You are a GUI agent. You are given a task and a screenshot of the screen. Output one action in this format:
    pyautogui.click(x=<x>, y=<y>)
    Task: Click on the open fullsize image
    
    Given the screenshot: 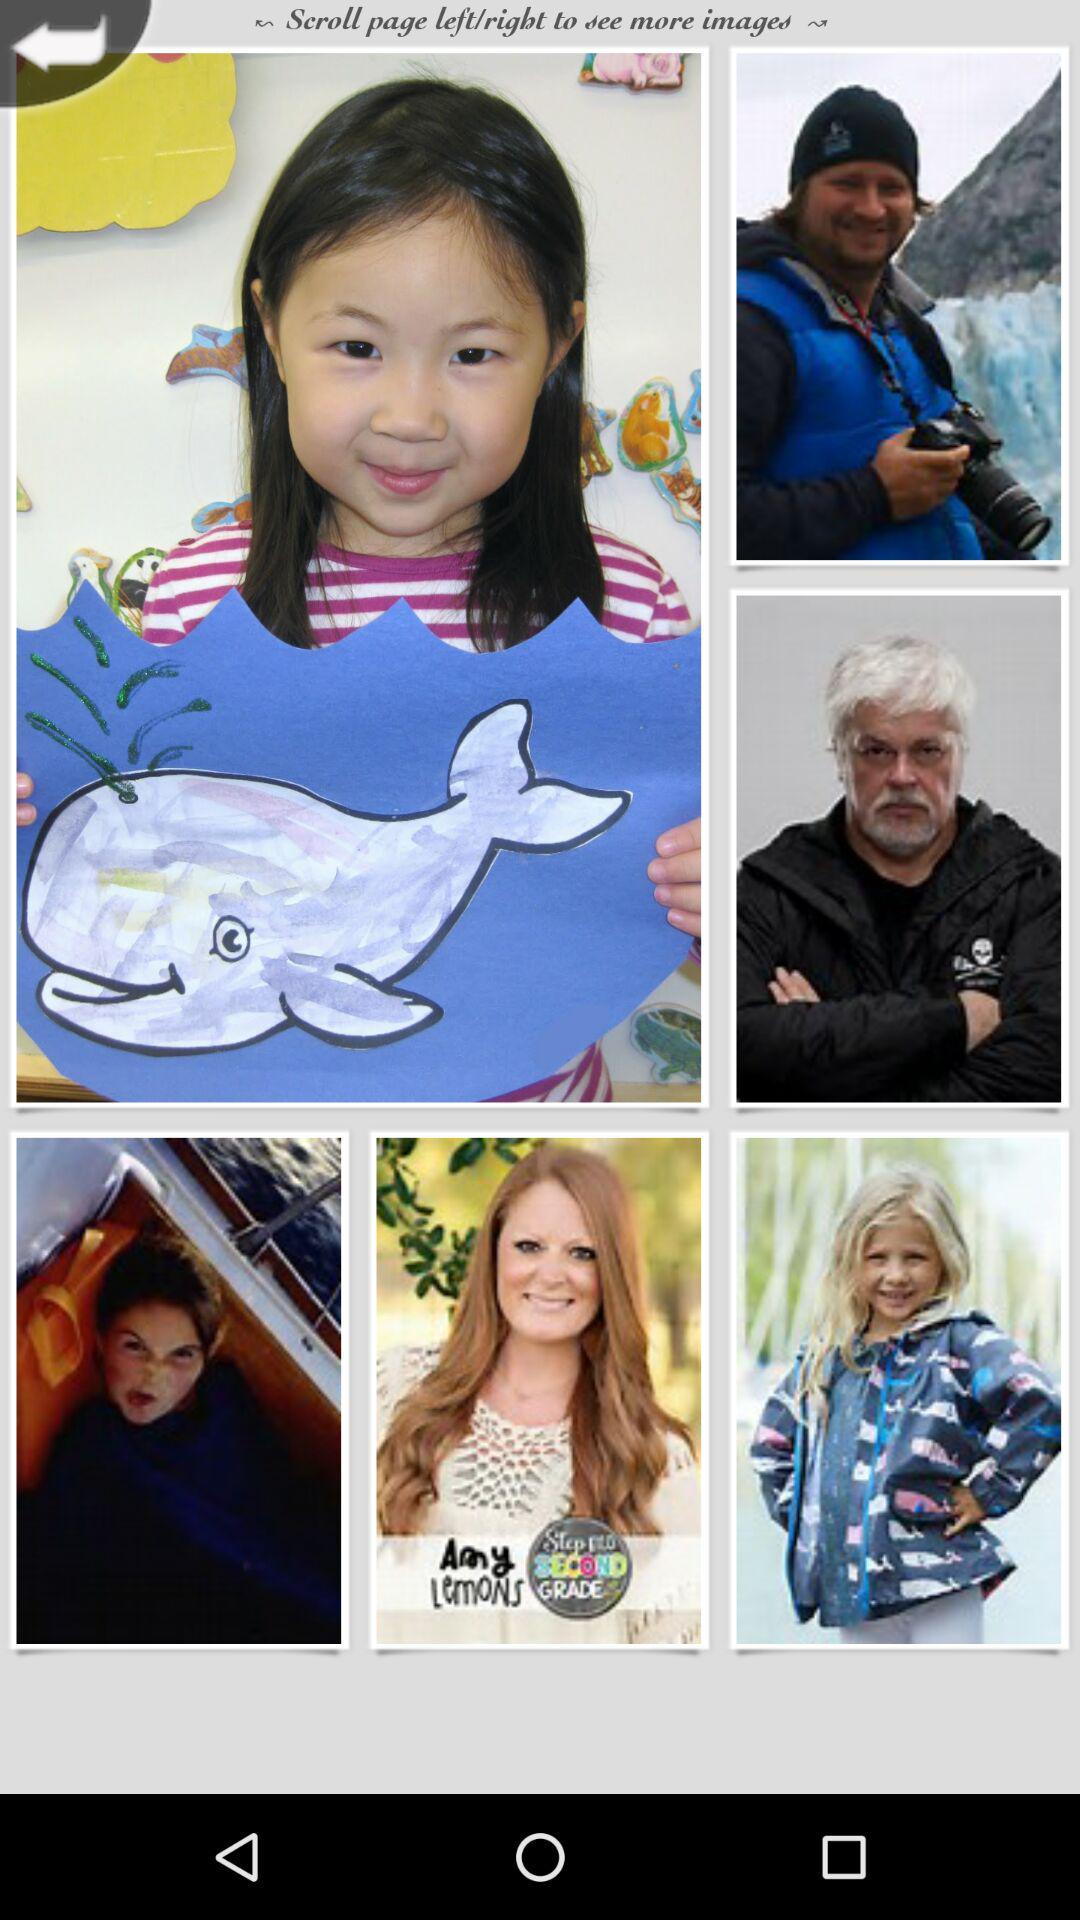 What is the action you would take?
    pyautogui.click(x=897, y=305)
    